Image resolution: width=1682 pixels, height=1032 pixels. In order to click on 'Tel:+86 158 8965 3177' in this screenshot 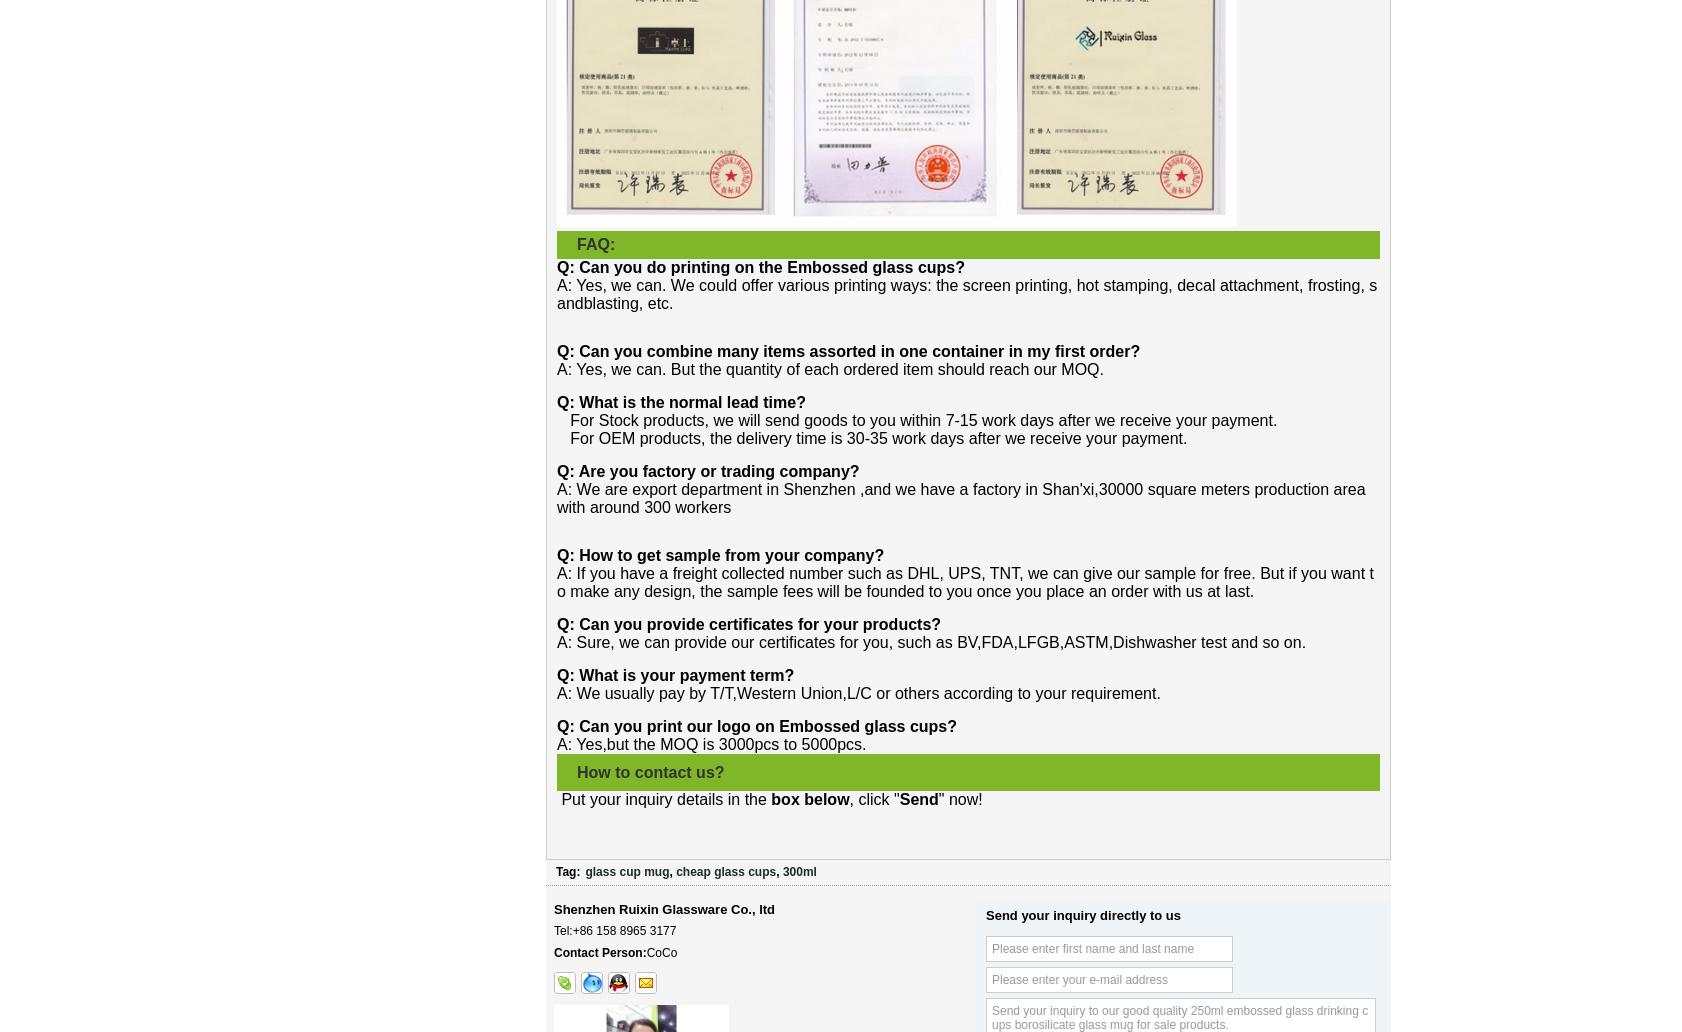, I will do `click(614, 929)`.